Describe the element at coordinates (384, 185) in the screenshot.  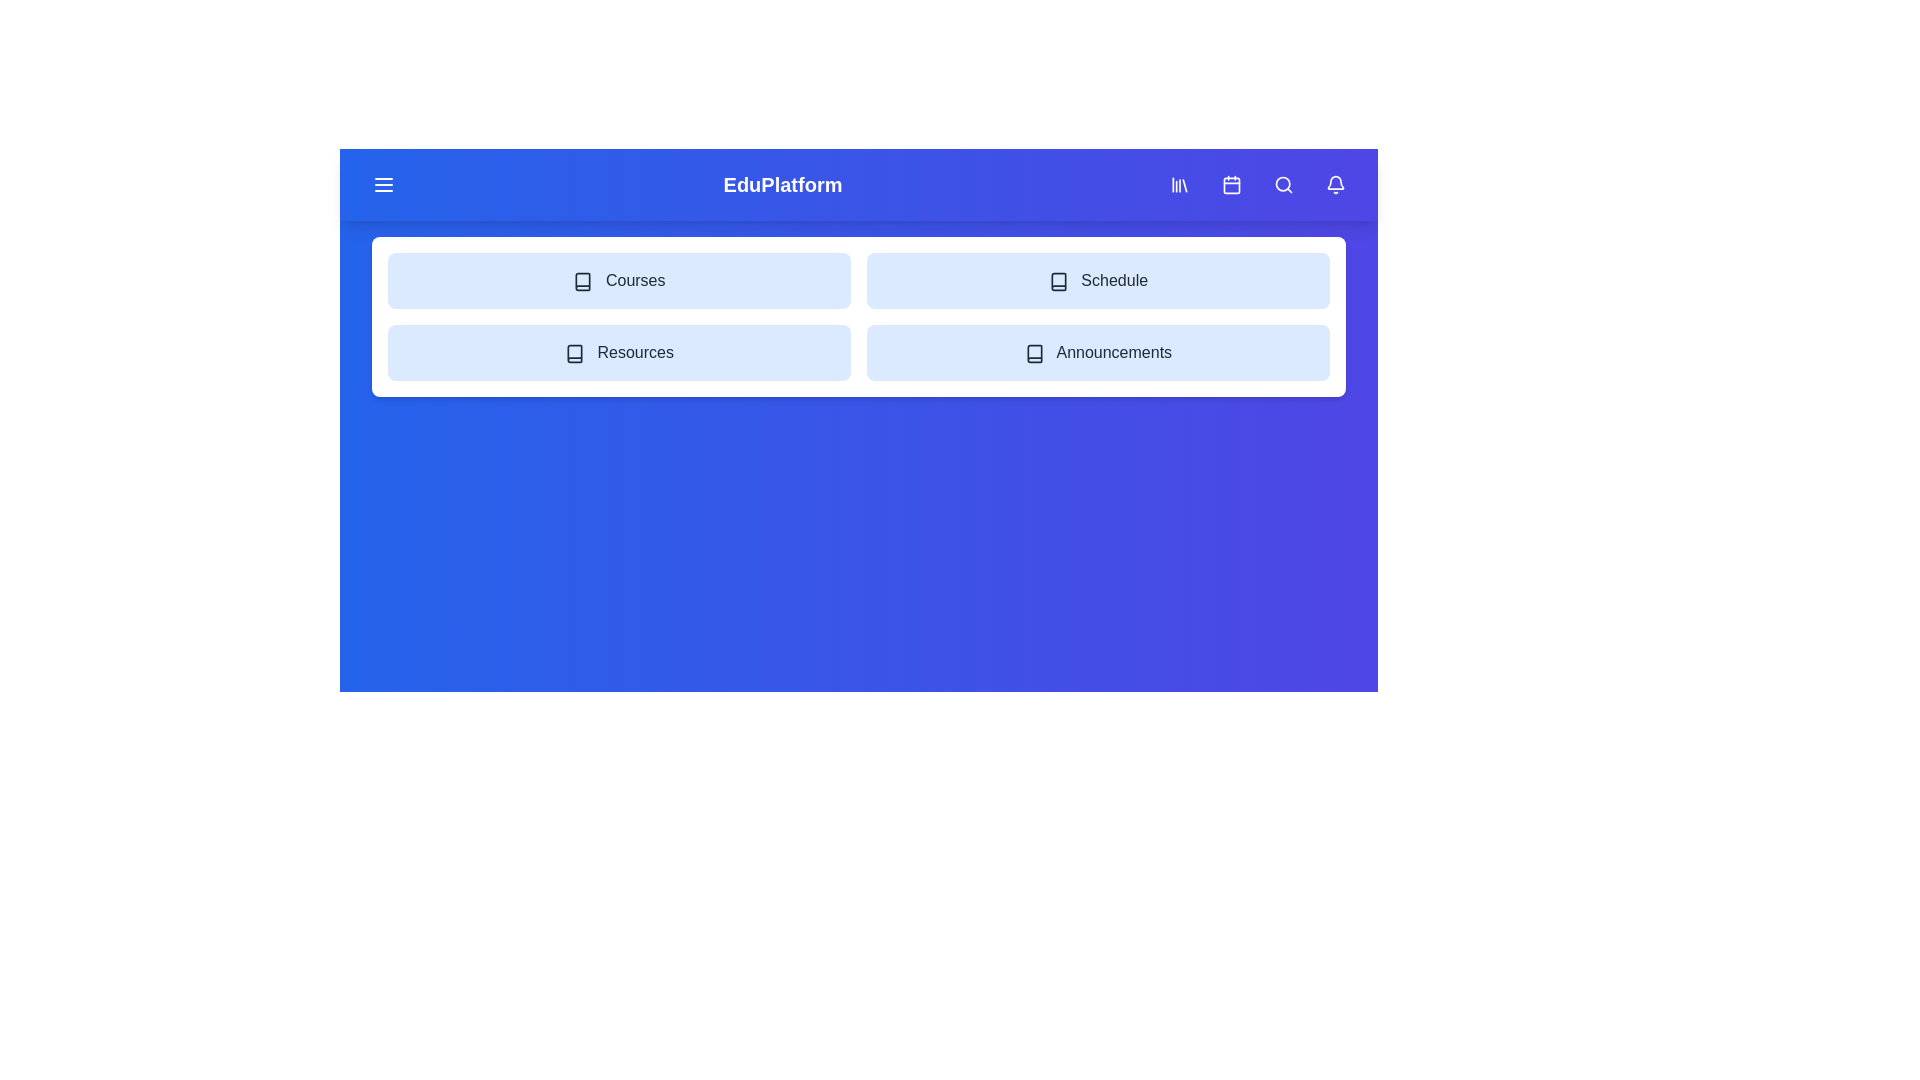
I see `the menu button to toggle the menu visibility` at that location.